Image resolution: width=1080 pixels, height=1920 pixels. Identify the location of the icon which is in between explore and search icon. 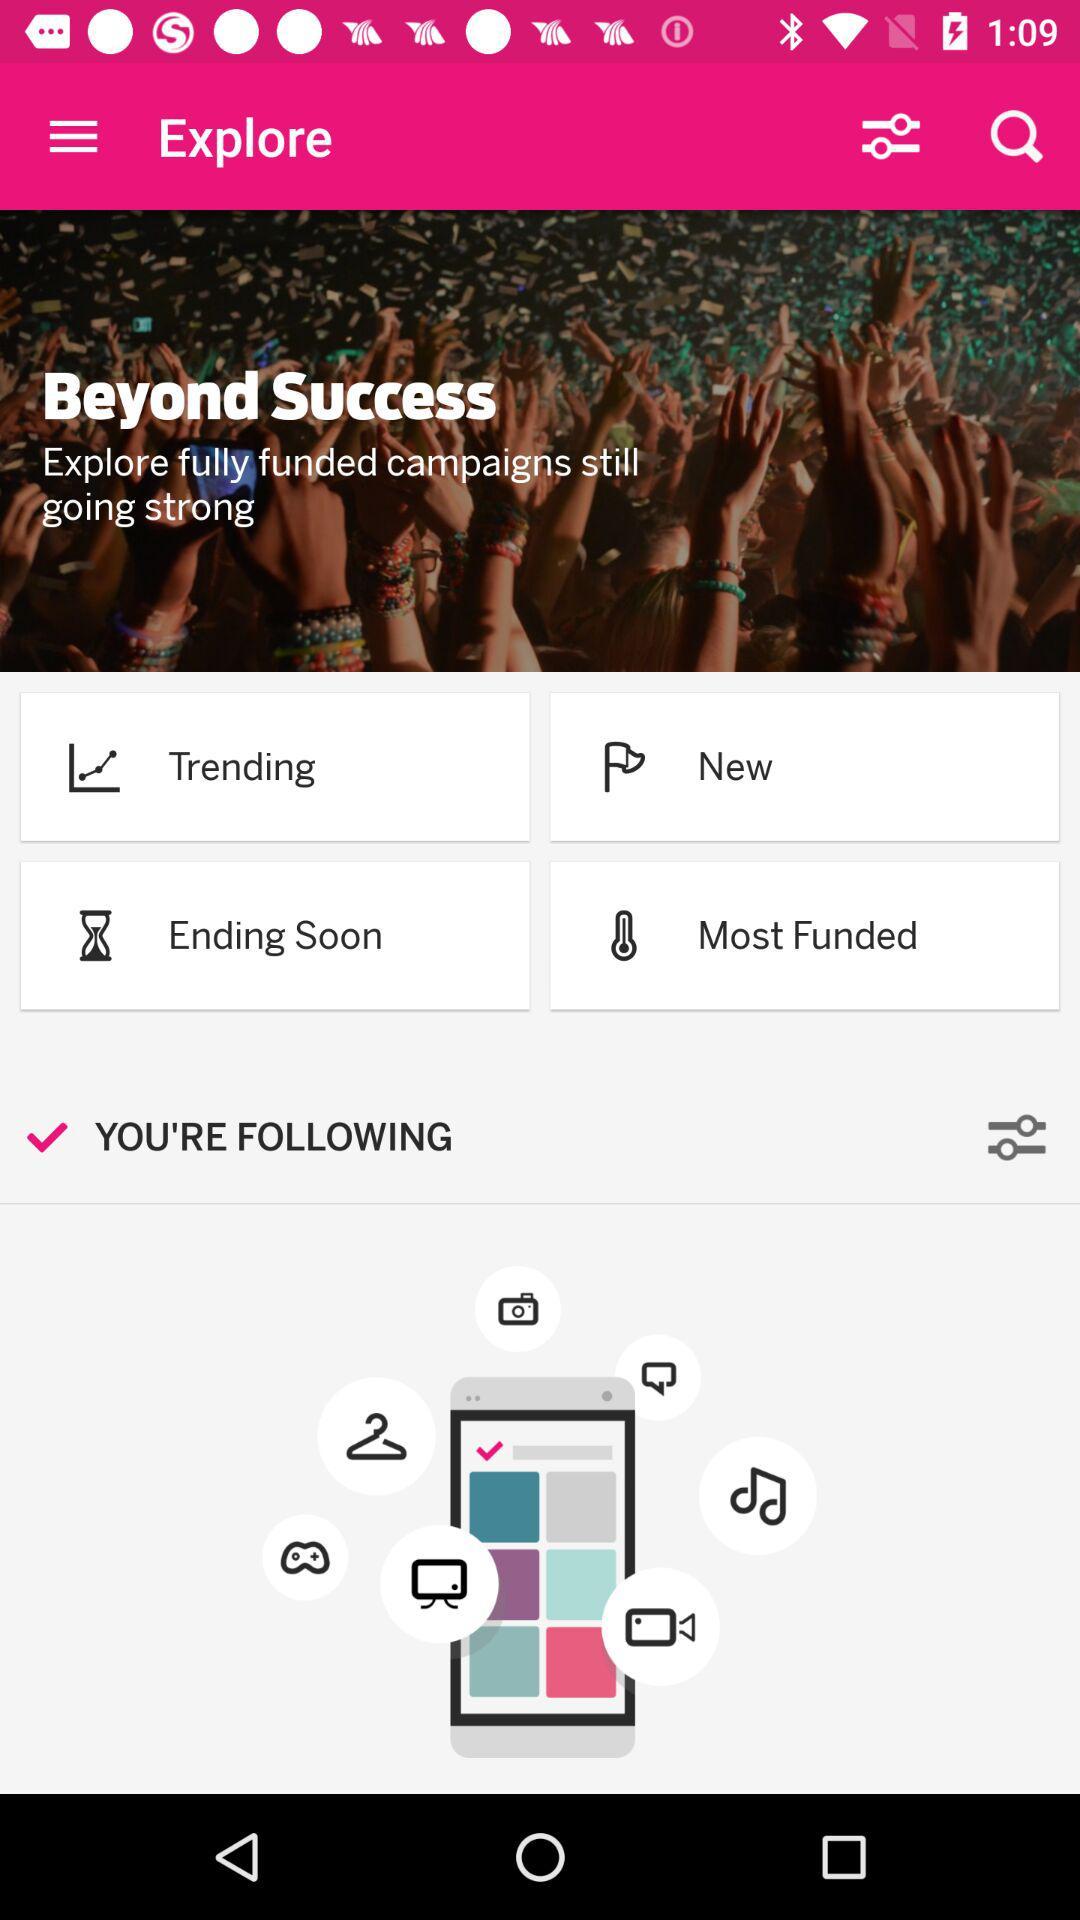
(890, 136).